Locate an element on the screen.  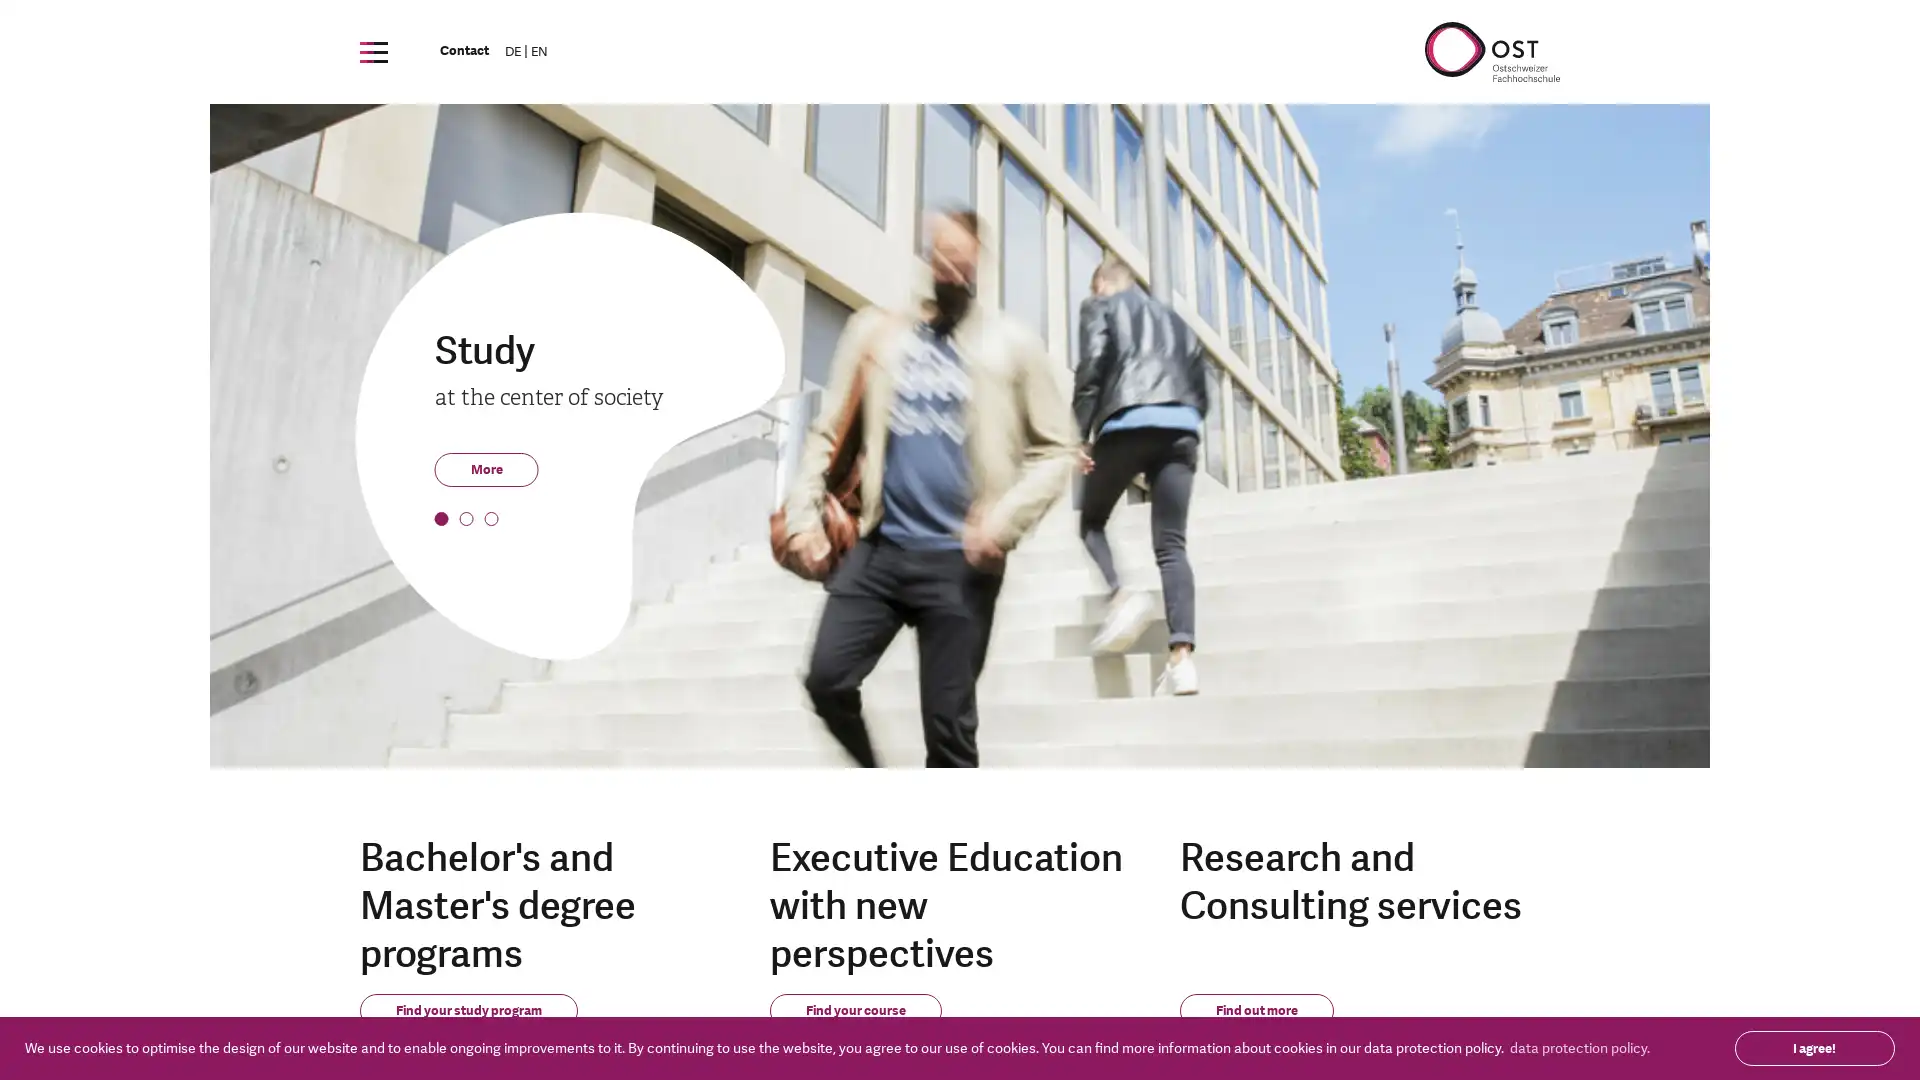
2 is located at coordinates (470, 584).